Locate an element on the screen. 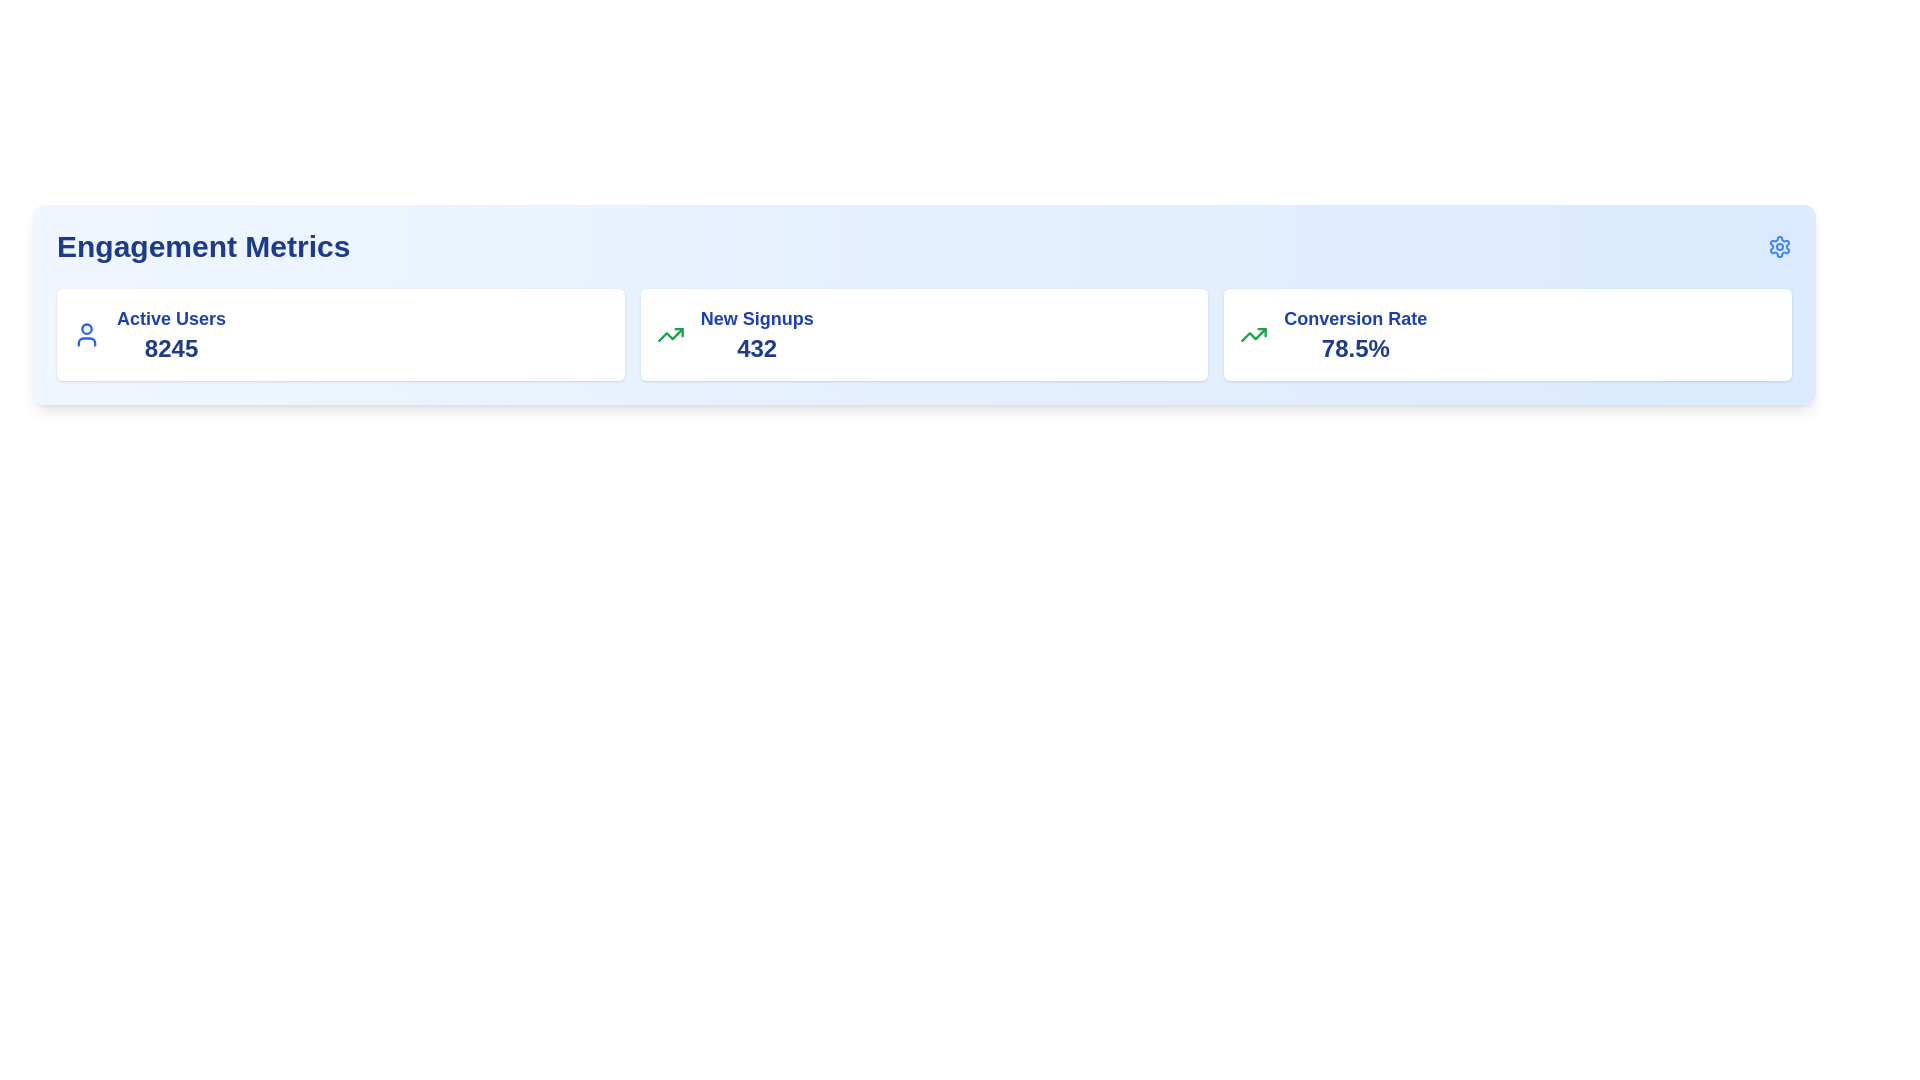 The width and height of the screenshot is (1920, 1080). the small, green, upwards-trending line arrow icon located to the immediate left of the text 'Conversion Rate' in the metrics display panel is located at coordinates (670, 334).